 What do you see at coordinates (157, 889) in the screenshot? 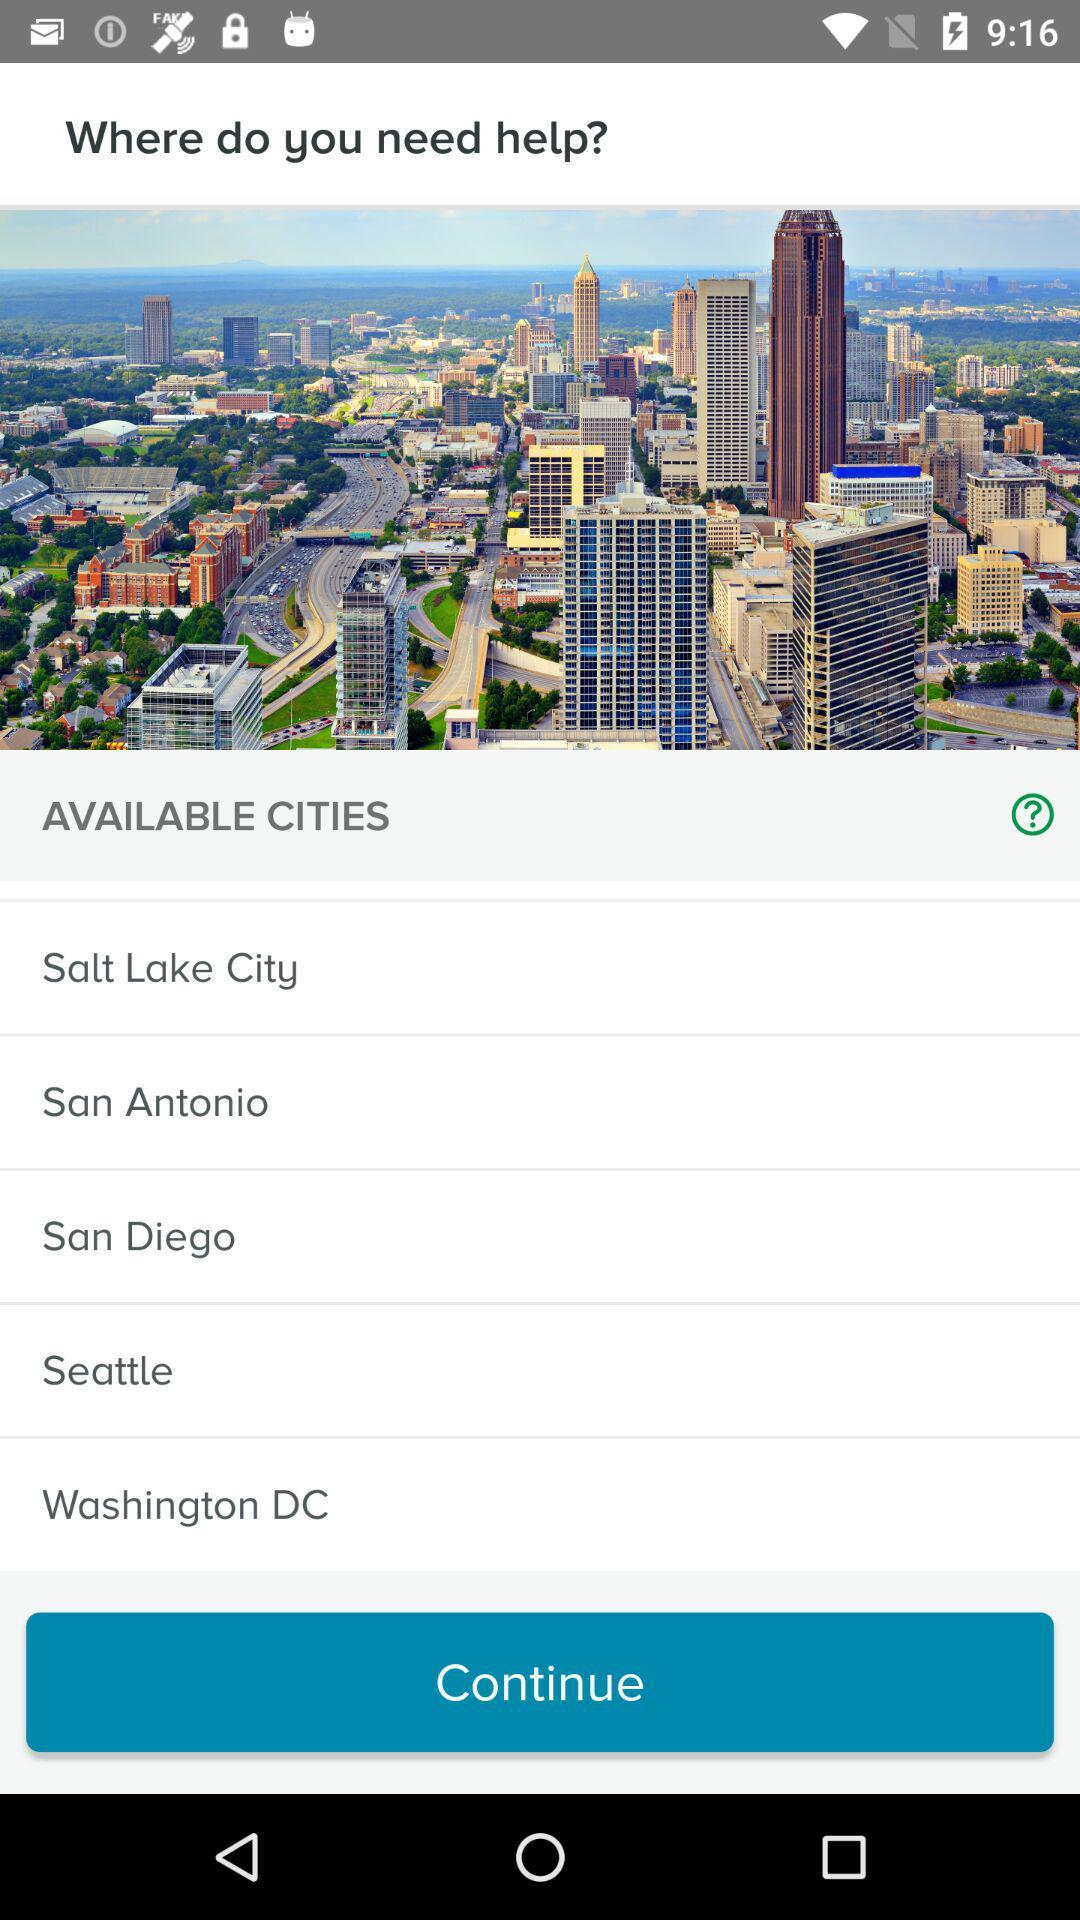
I see `the sf bay area icon` at bounding box center [157, 889].